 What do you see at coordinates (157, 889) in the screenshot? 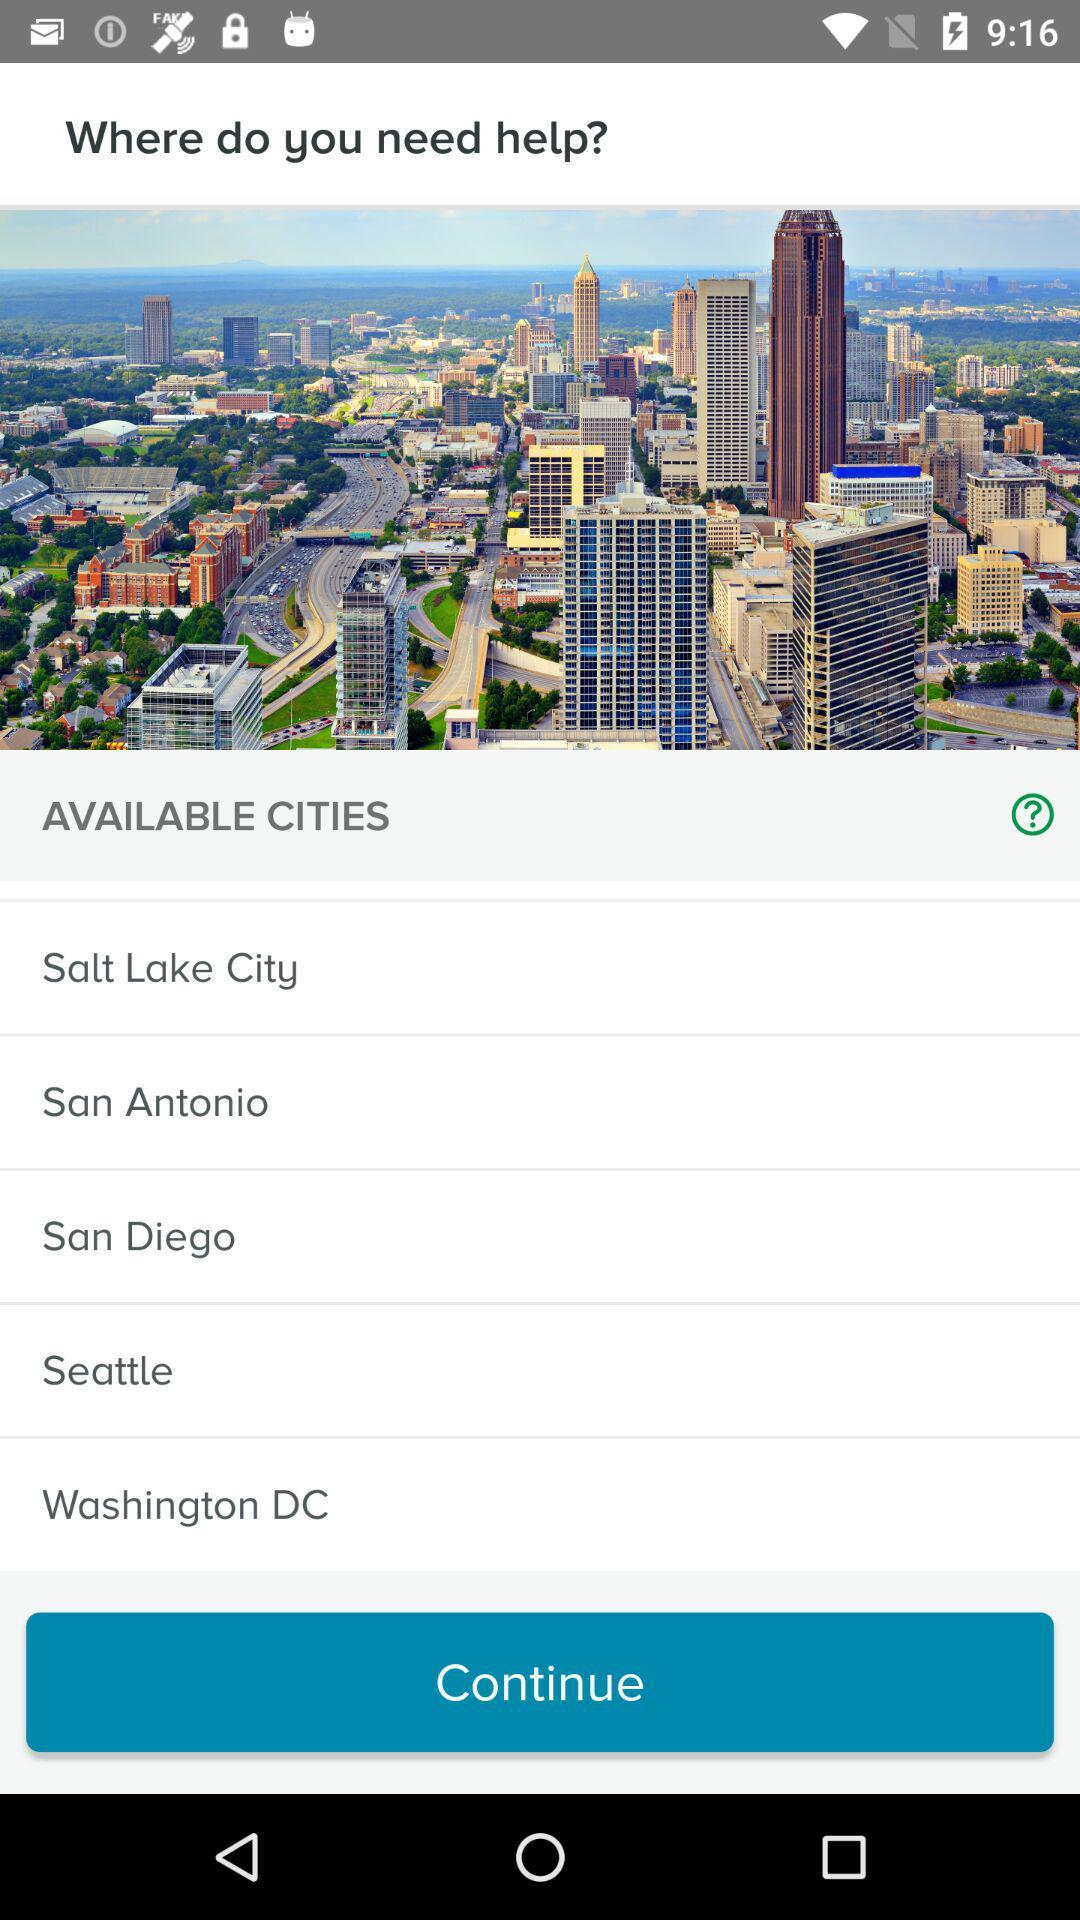
I see `the sf bay area icon` at bounding box center [157, 889].